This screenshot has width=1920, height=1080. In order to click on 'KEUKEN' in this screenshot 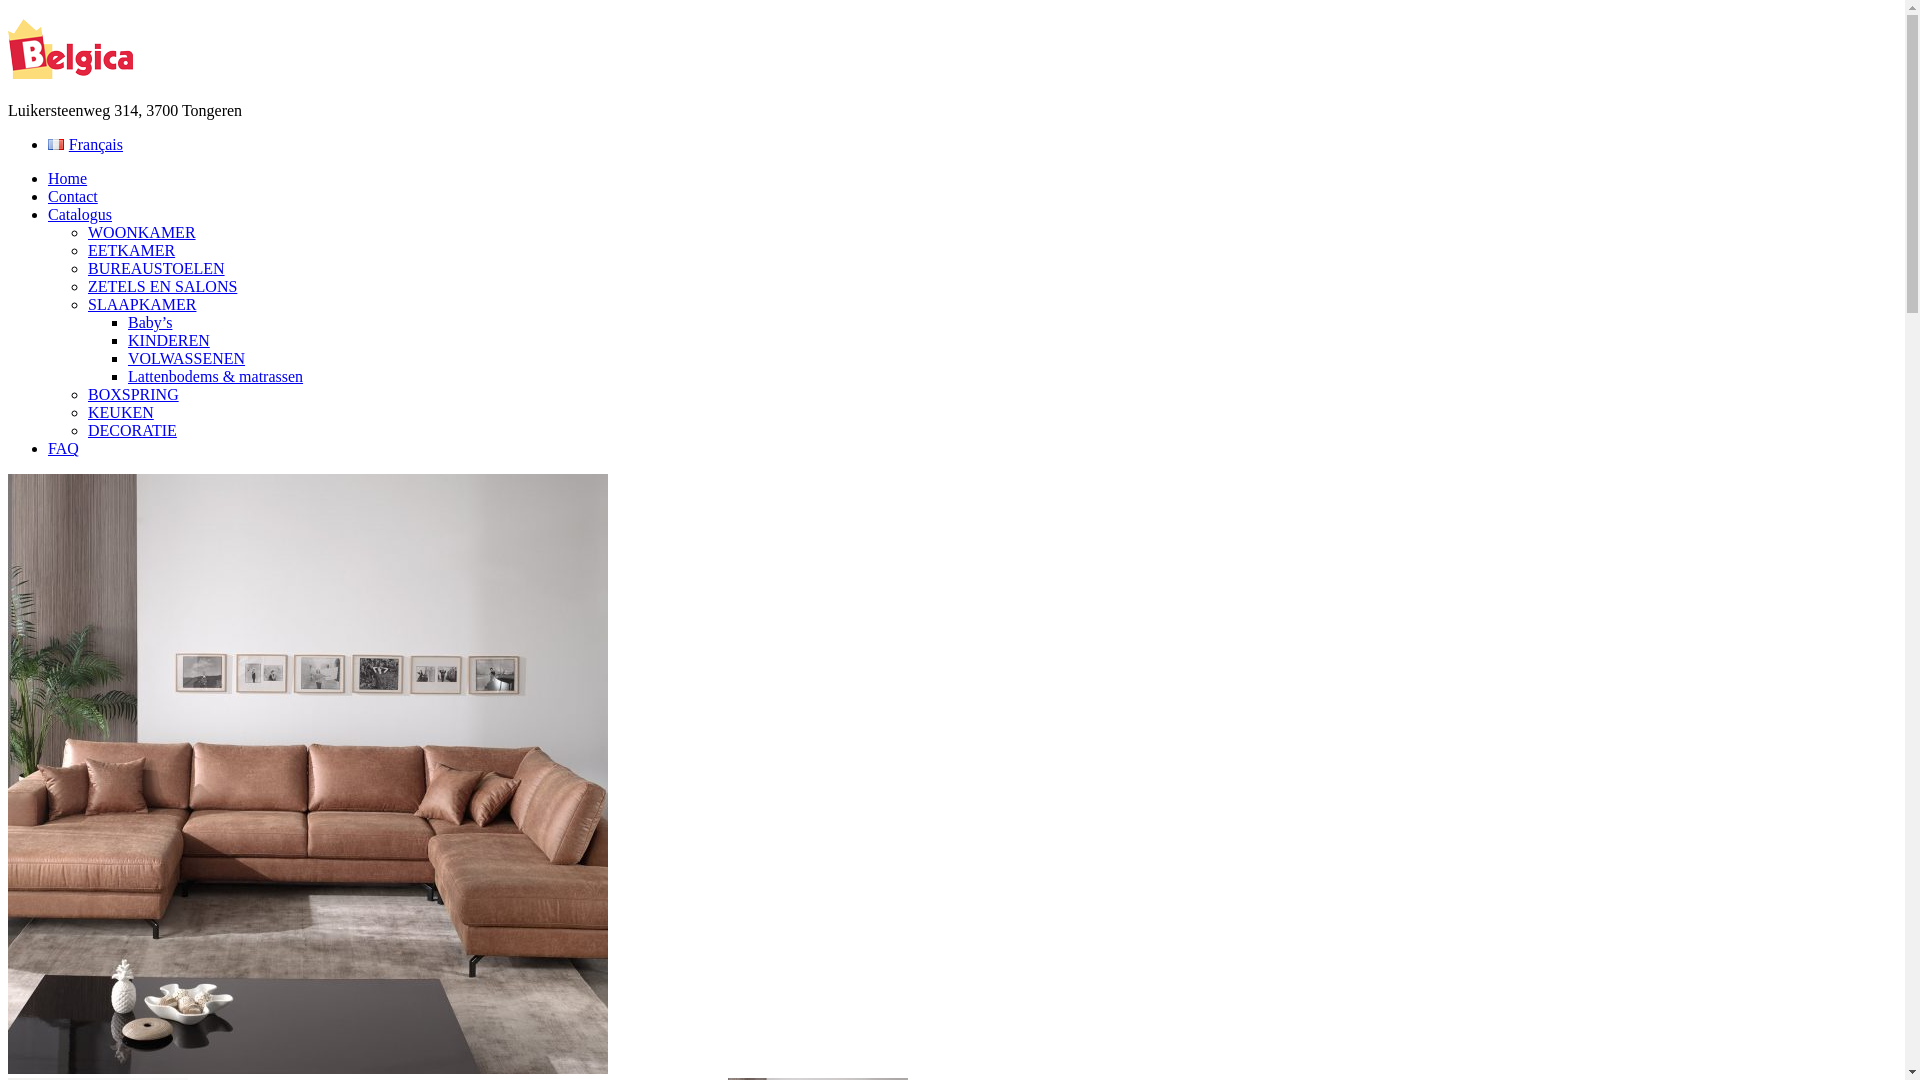, I will do `click(86, 411)`.